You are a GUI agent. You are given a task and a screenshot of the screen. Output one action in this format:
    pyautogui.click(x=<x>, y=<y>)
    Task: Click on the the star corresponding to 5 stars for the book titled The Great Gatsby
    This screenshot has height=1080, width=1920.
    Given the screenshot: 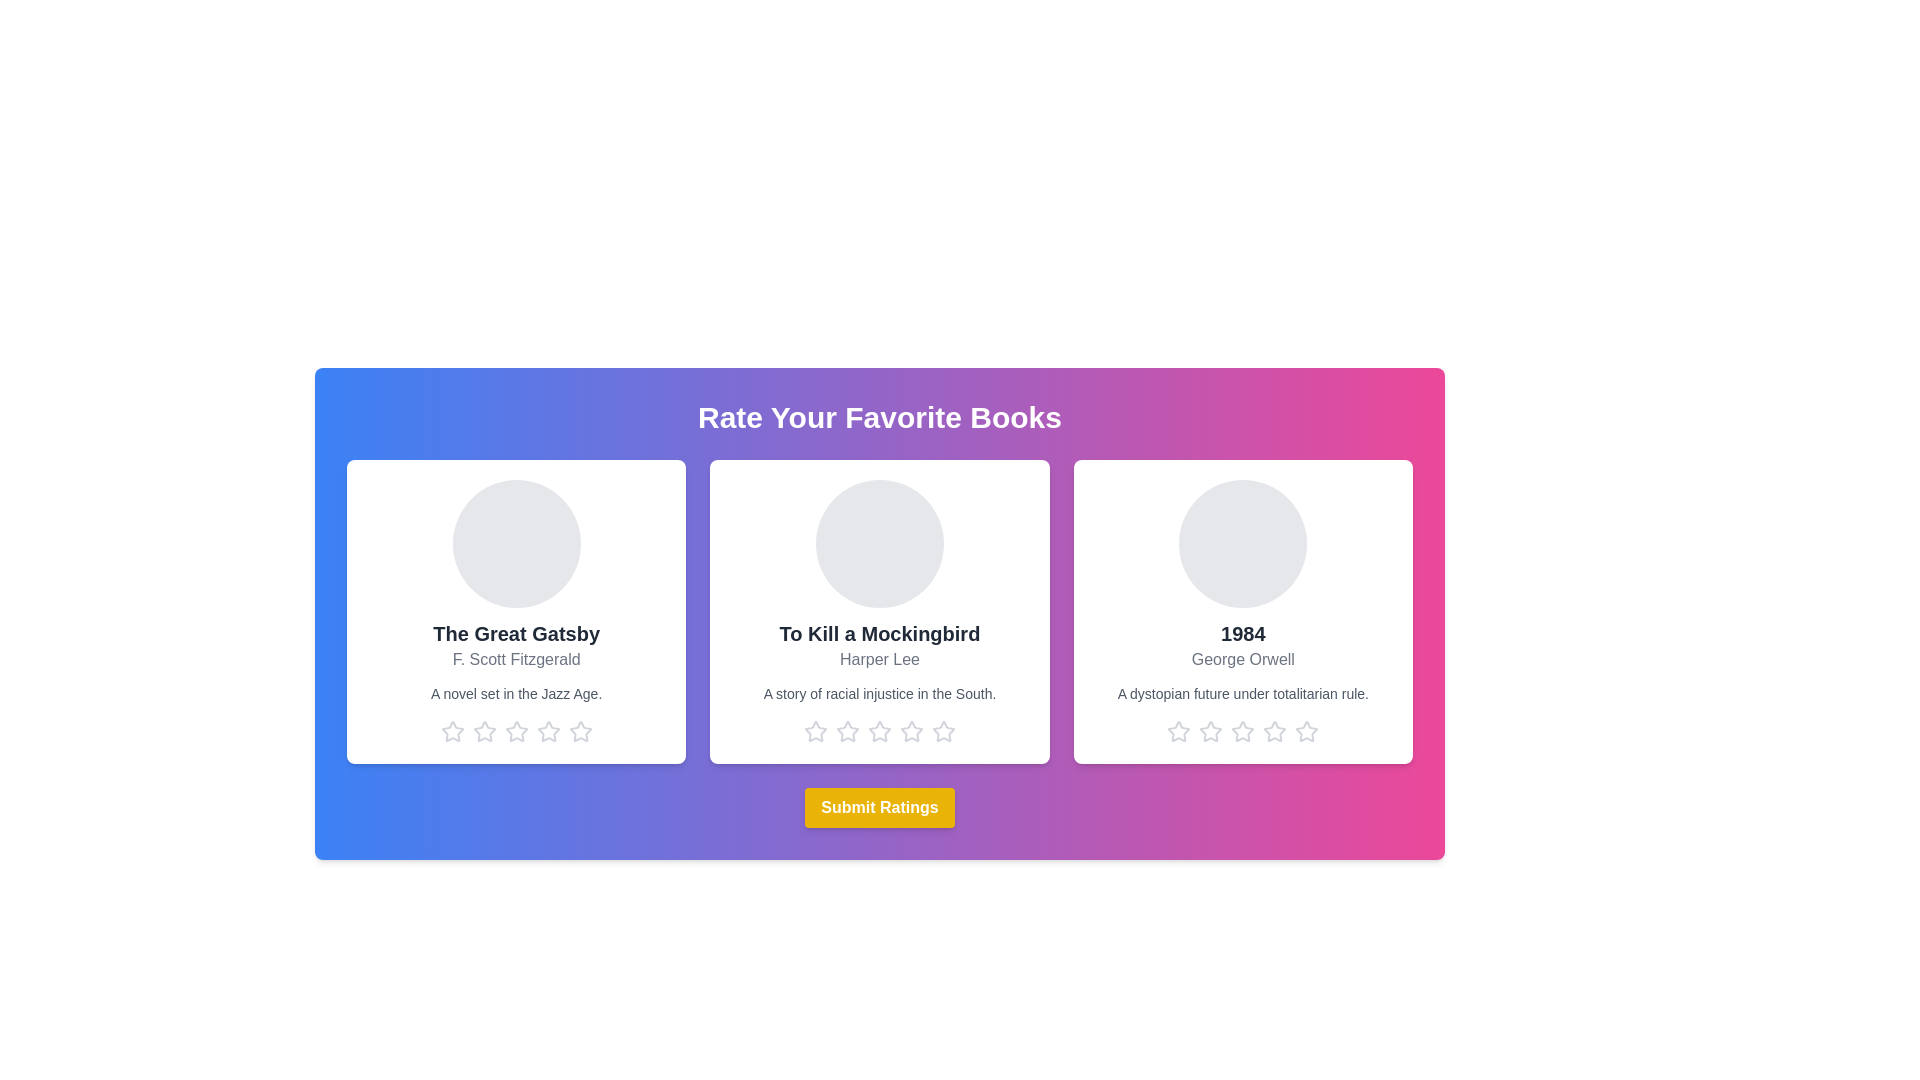 What is the action you would take?
    pyautogui.click(x=579, y=732)
    